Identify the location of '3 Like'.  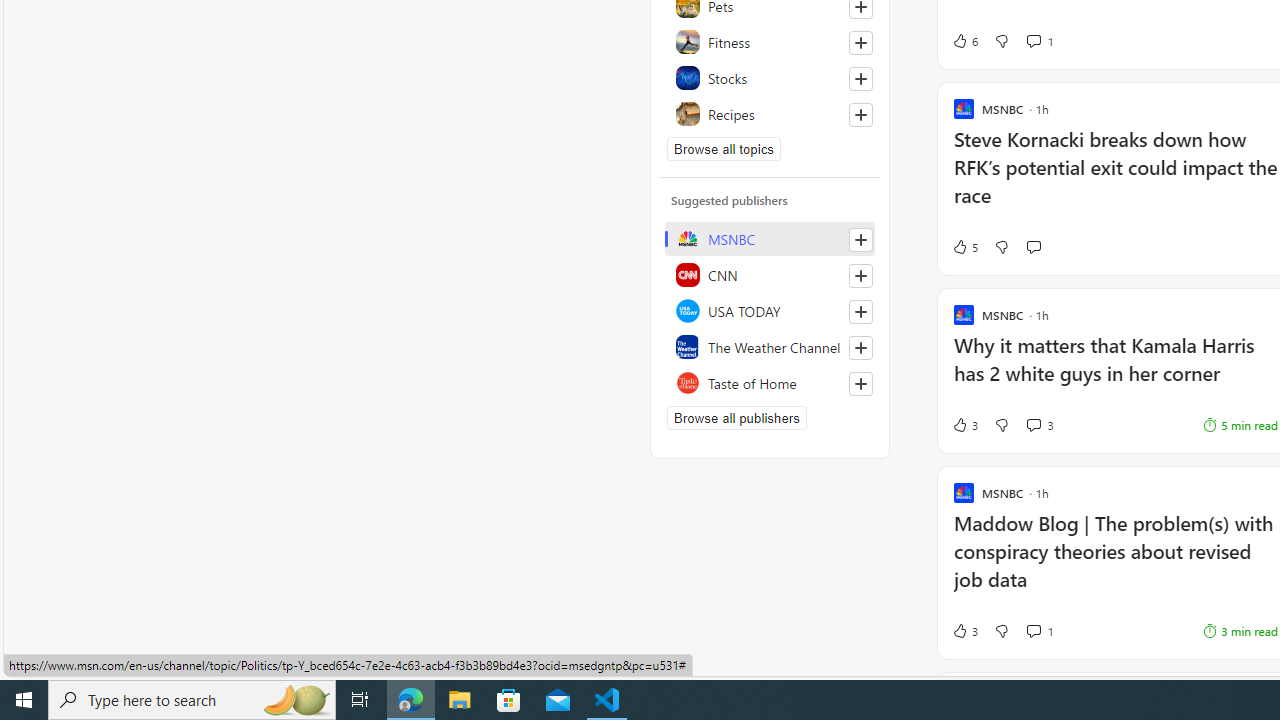
(964, 631).